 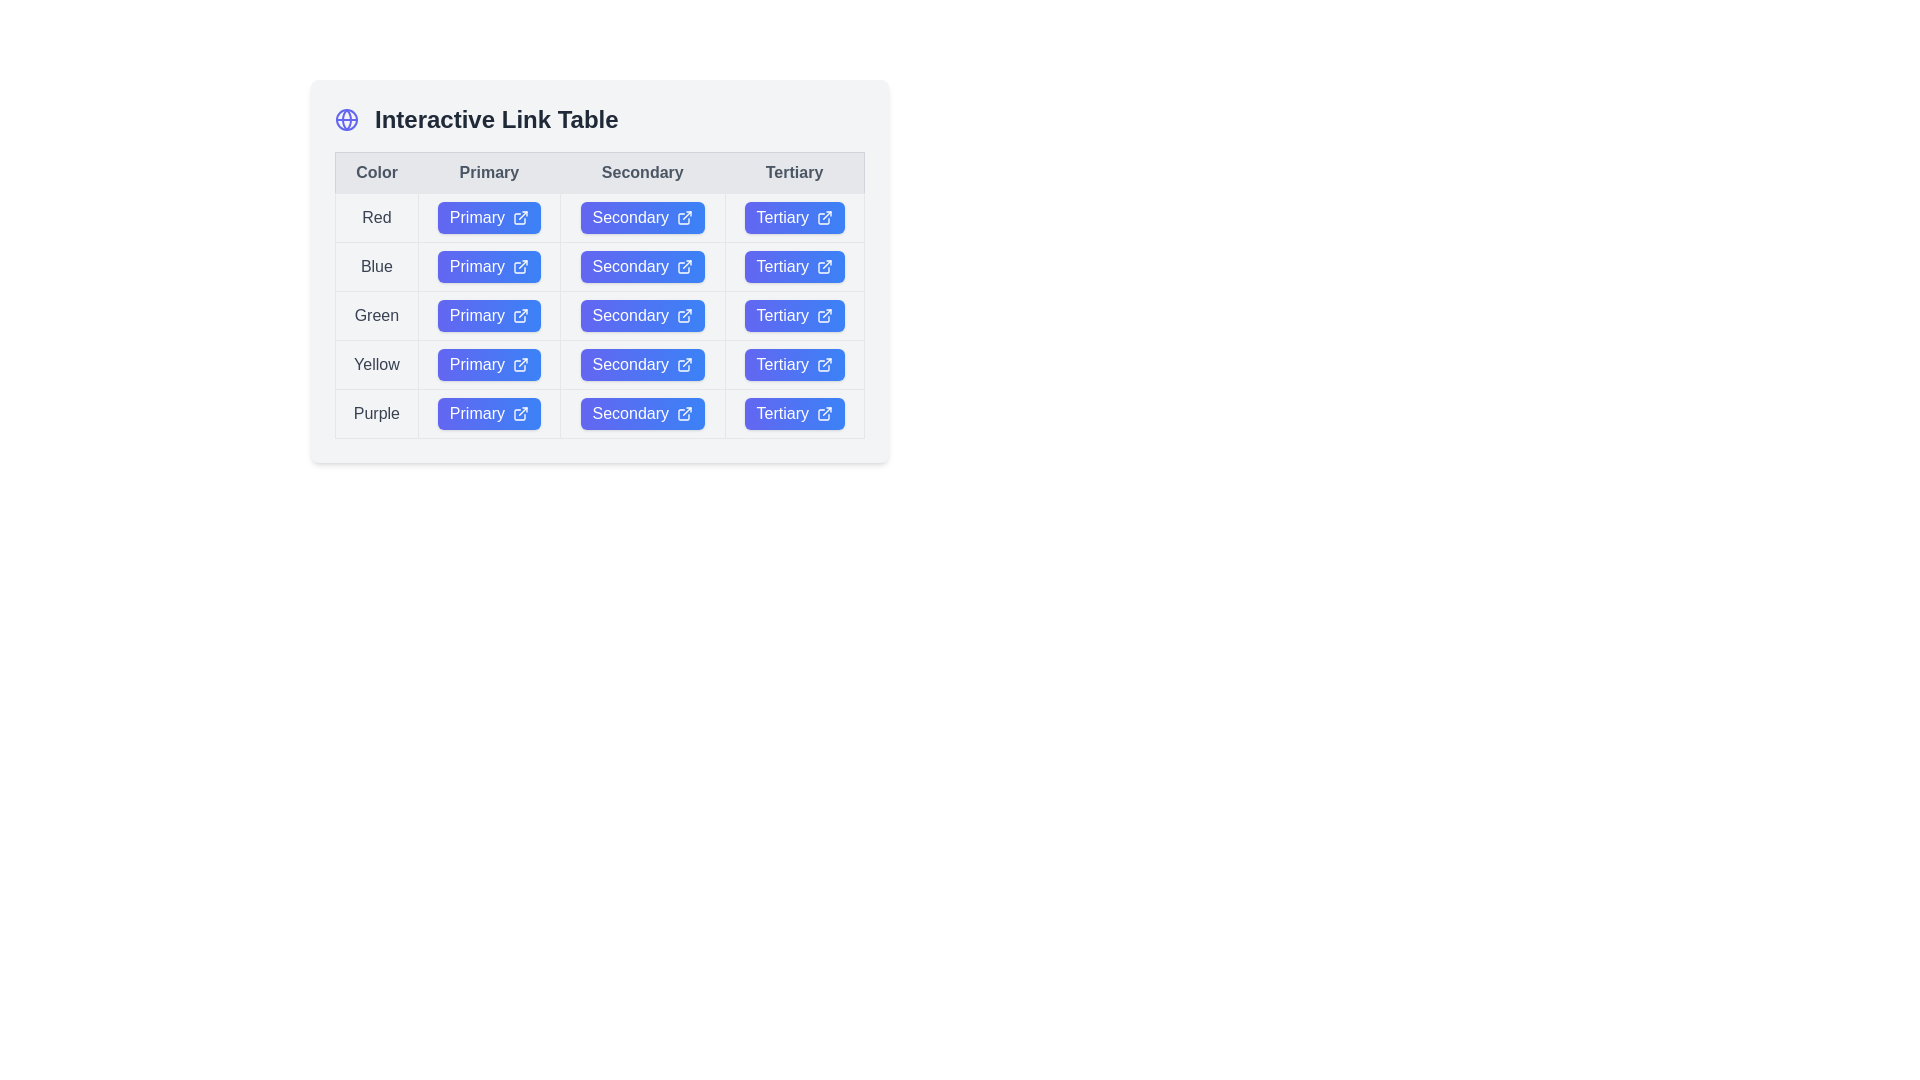 What do you see at coordinates (376, 412) in the screenshot?
I see `text label 'Purple' located in the first cell of the last row under the 'Color' column of the table` at bounding box center [376, 412].